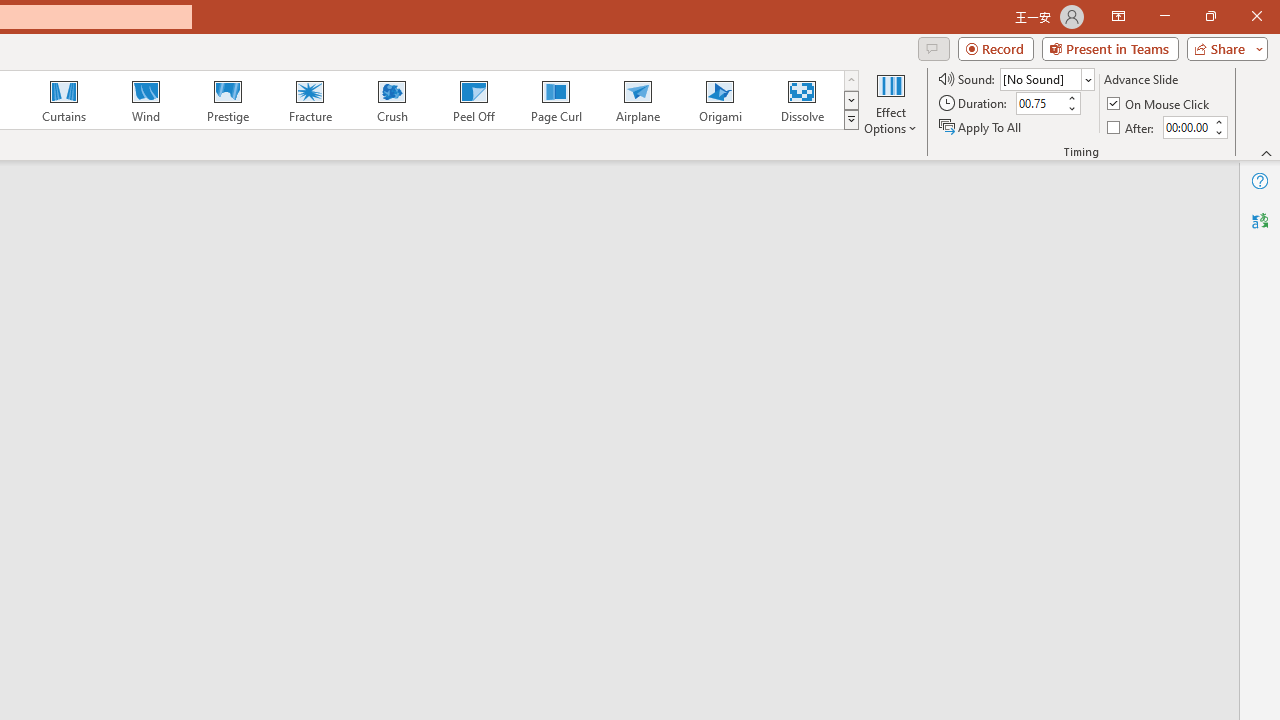  What do you see at coordinates (391, 100) in the screenshot?
I see `'Crush'` at bounding box center [391, 100].